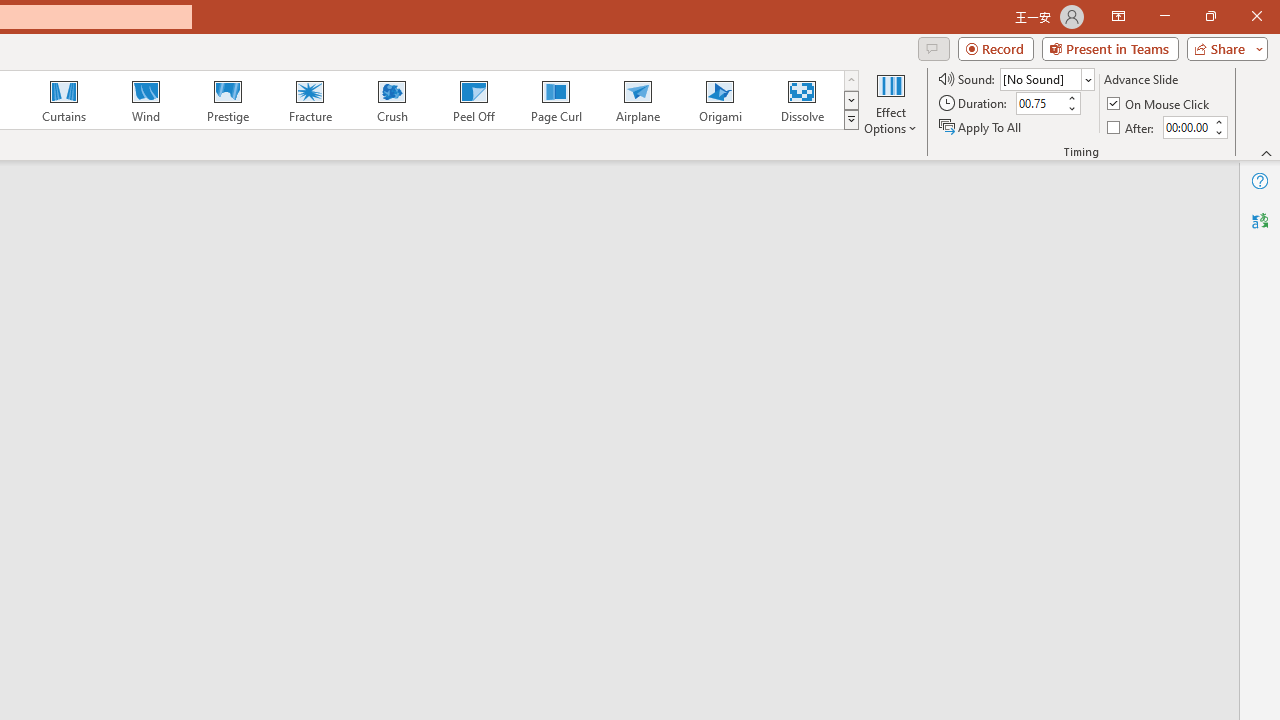  What do you see at coordinates (391, 100) in the screenshot?
I see `'Crush'` at bounding box center [391, 100].